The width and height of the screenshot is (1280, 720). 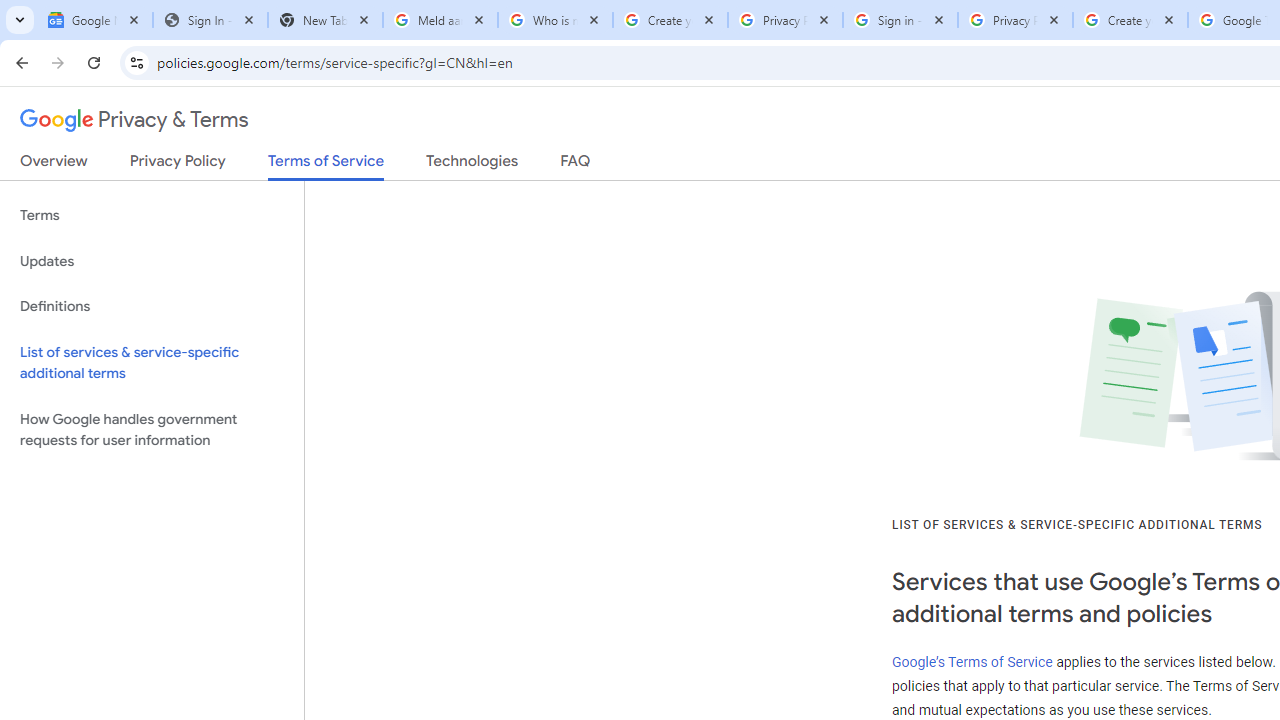 I want to click on 'Technologies', so click(x=471, y=164).